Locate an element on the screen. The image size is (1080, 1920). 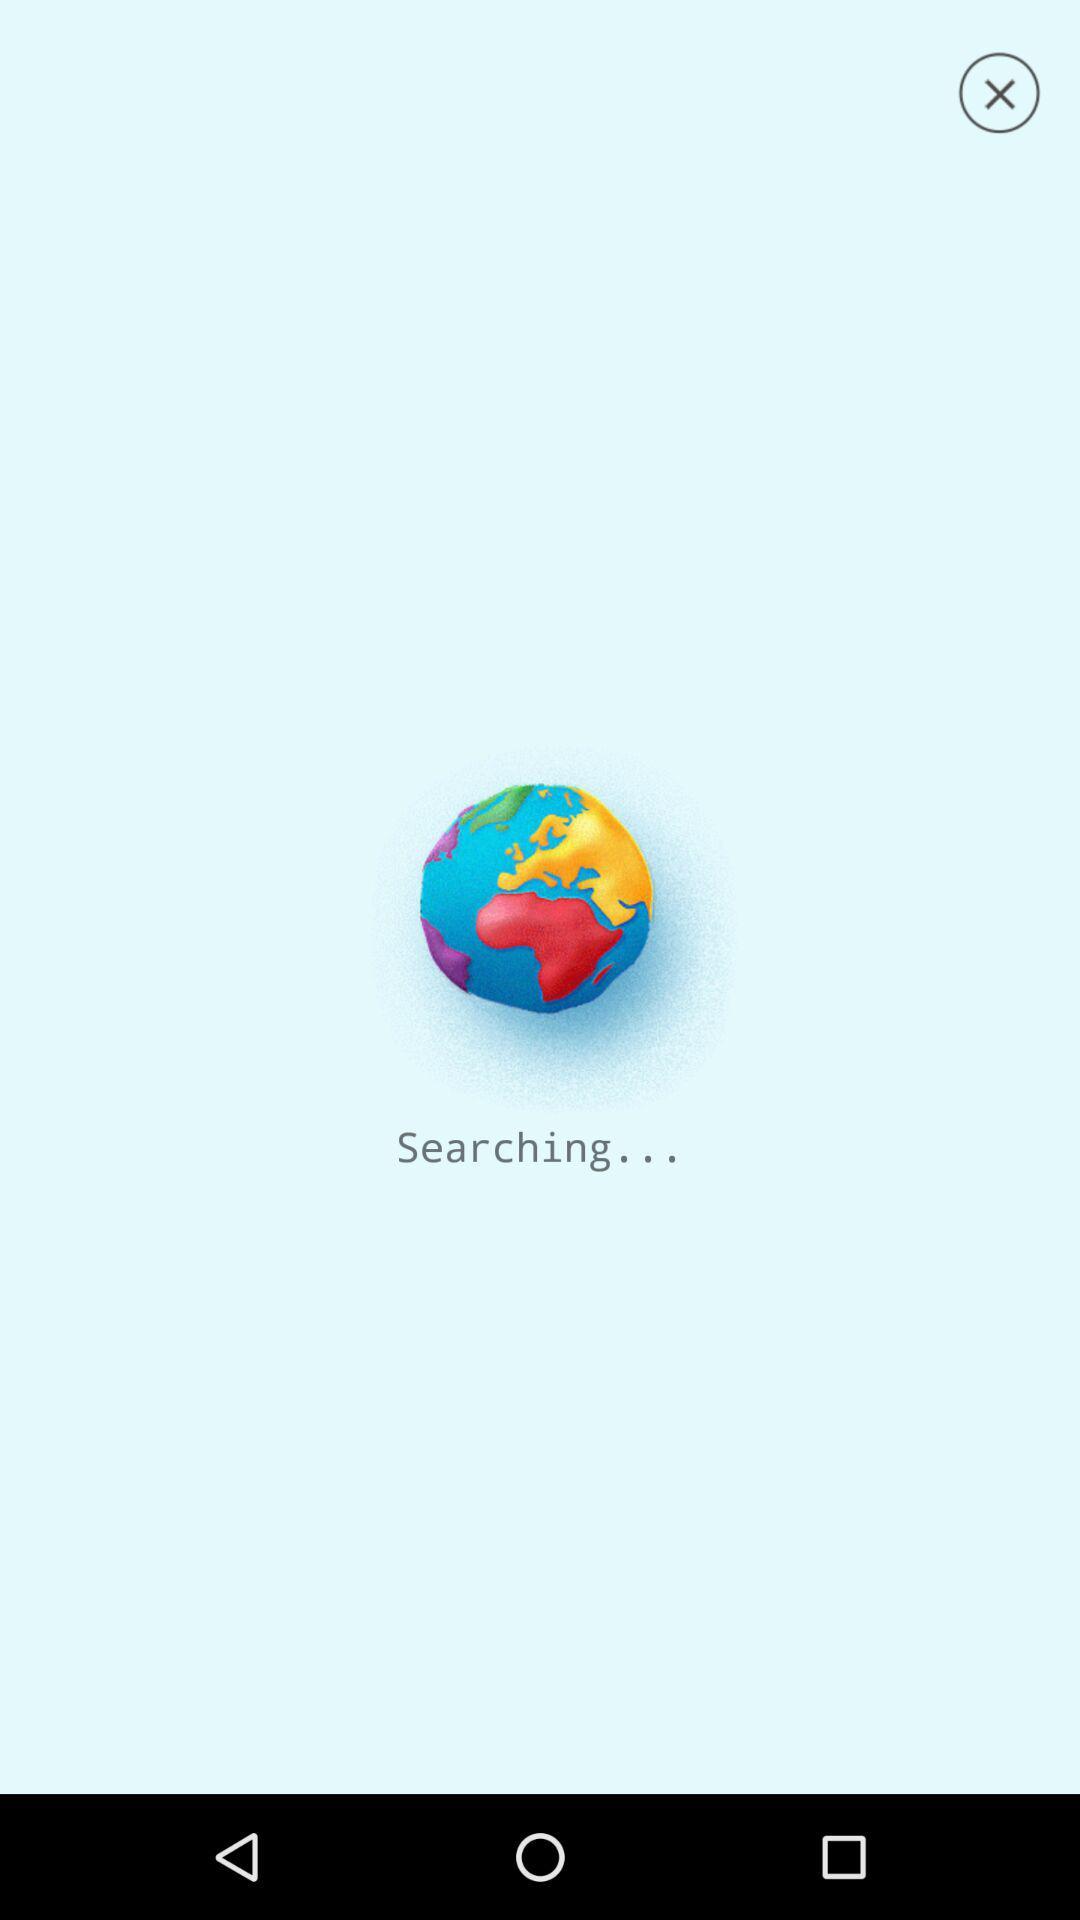
close is located at coordinates (999, 92).